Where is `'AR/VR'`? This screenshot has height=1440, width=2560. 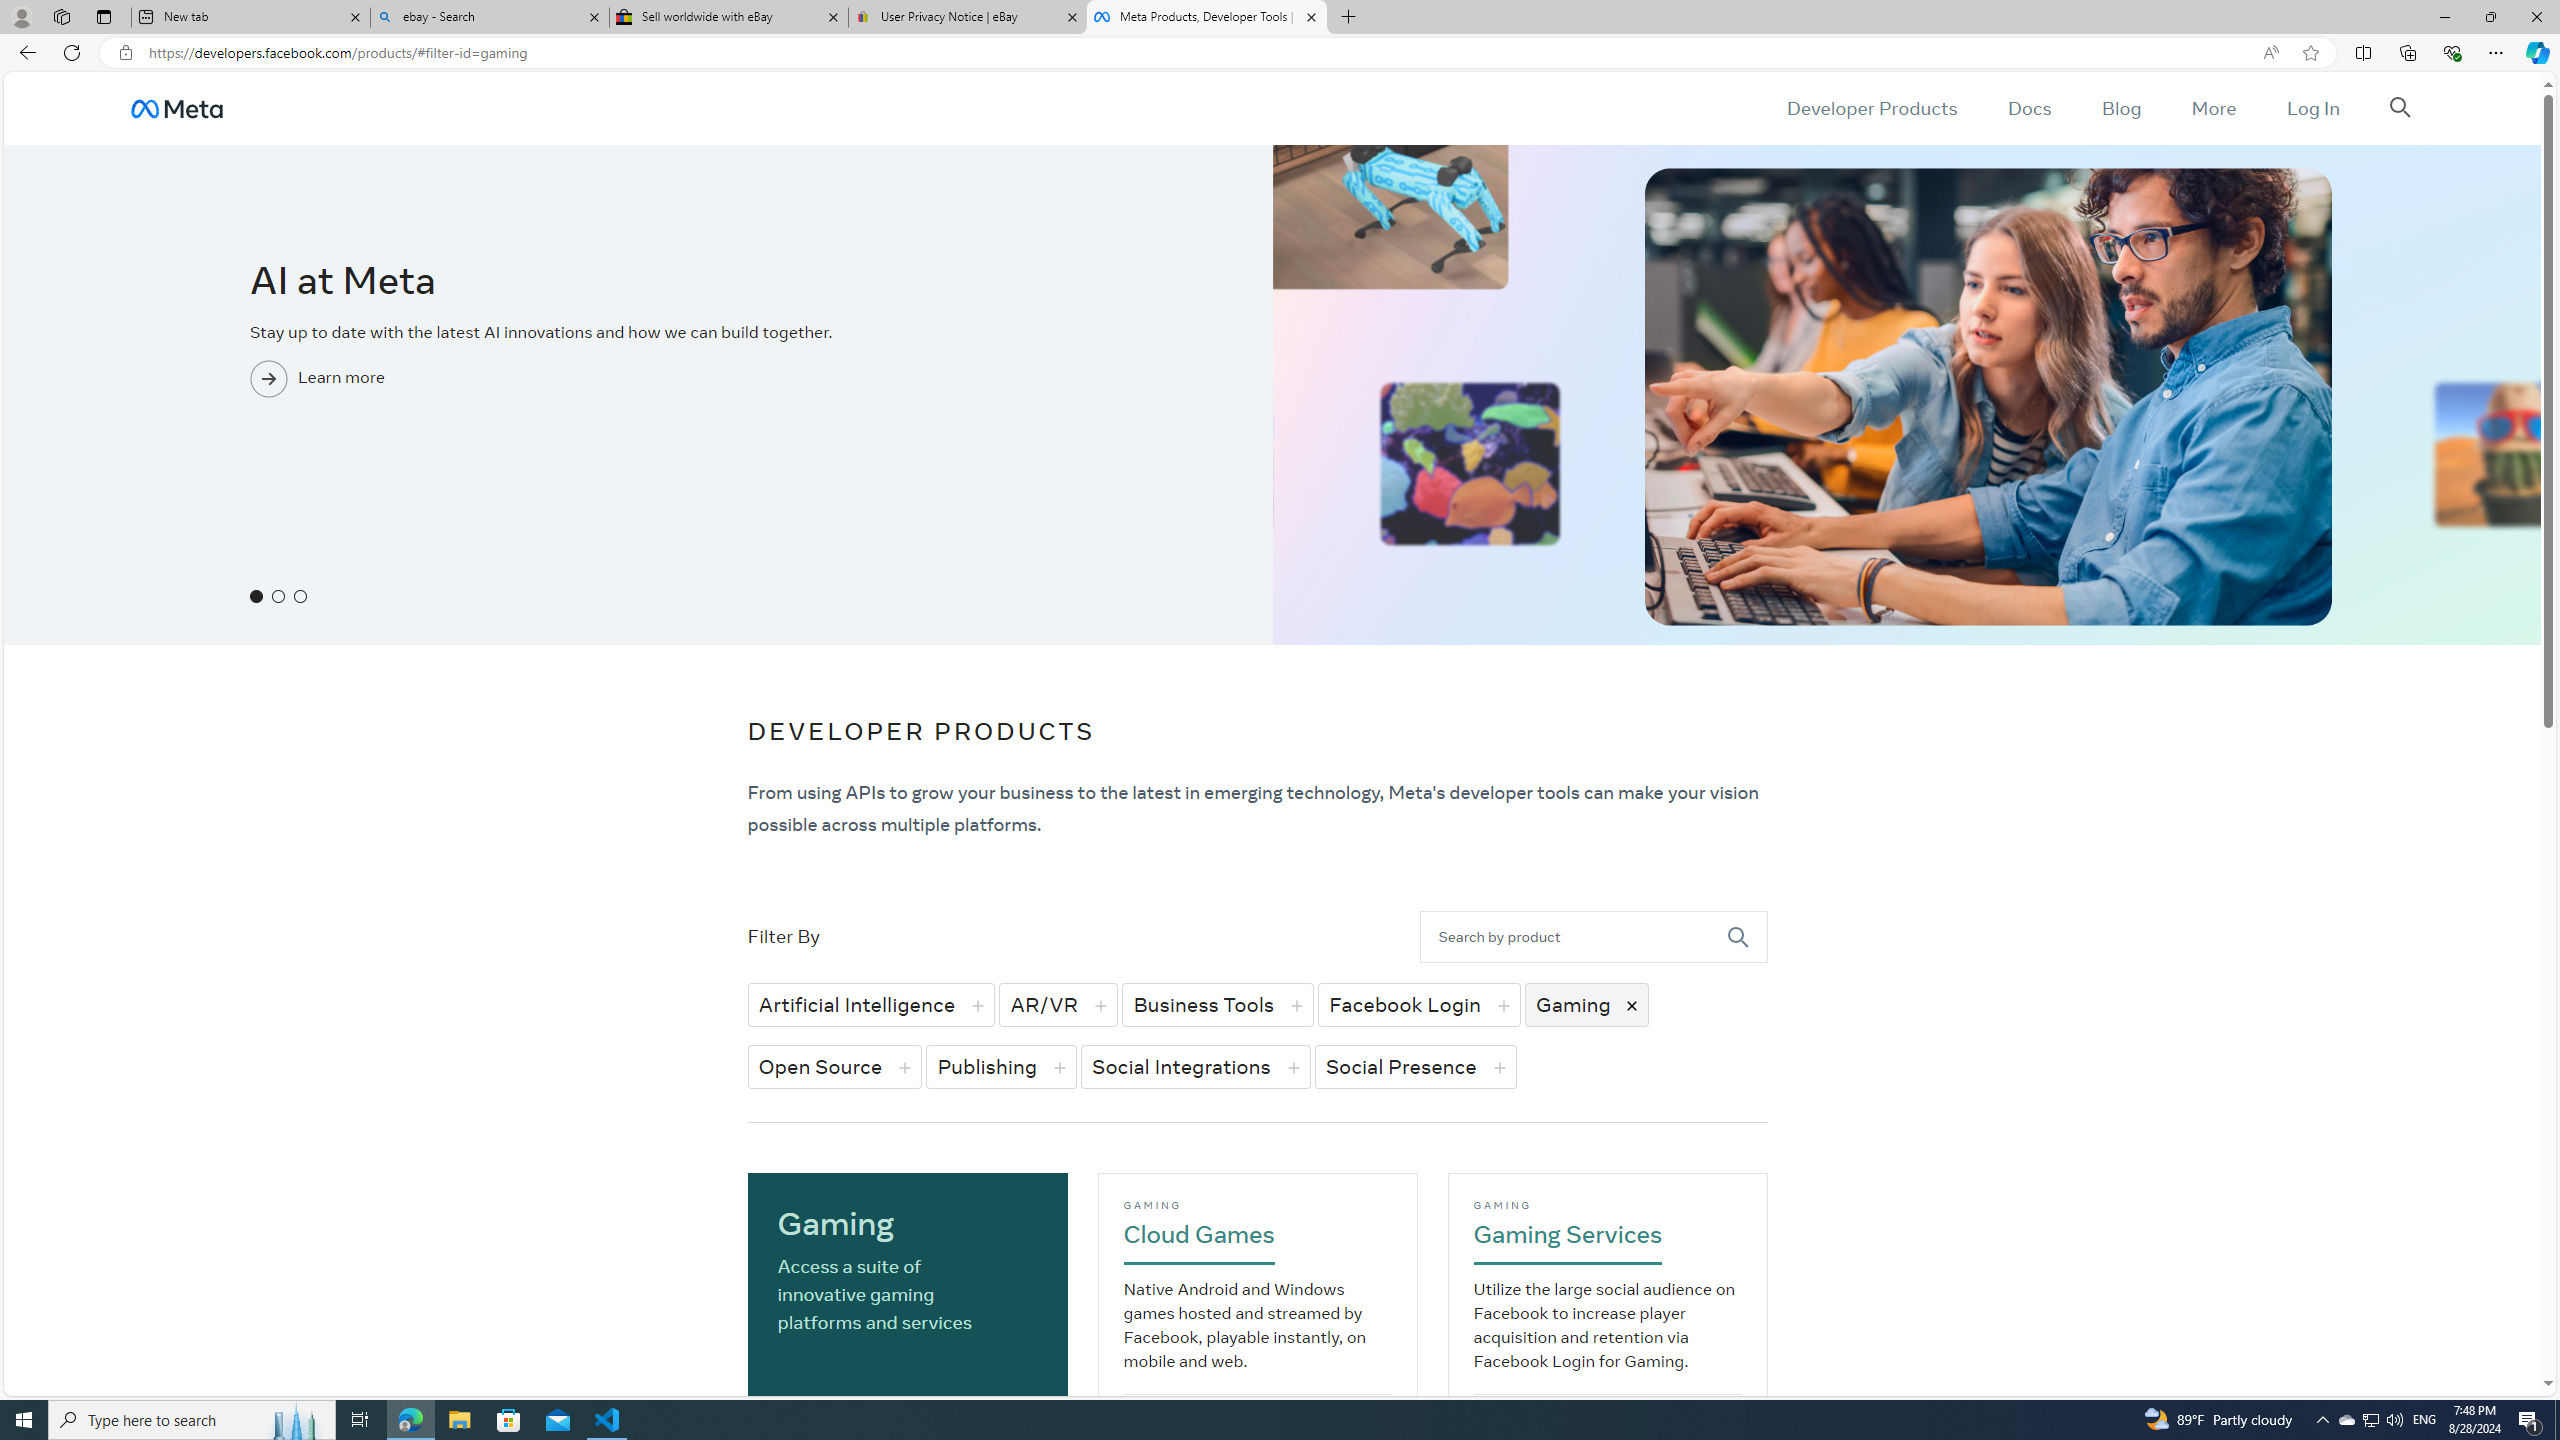
'AR/VR' is located at coordinates (1057, 1004).